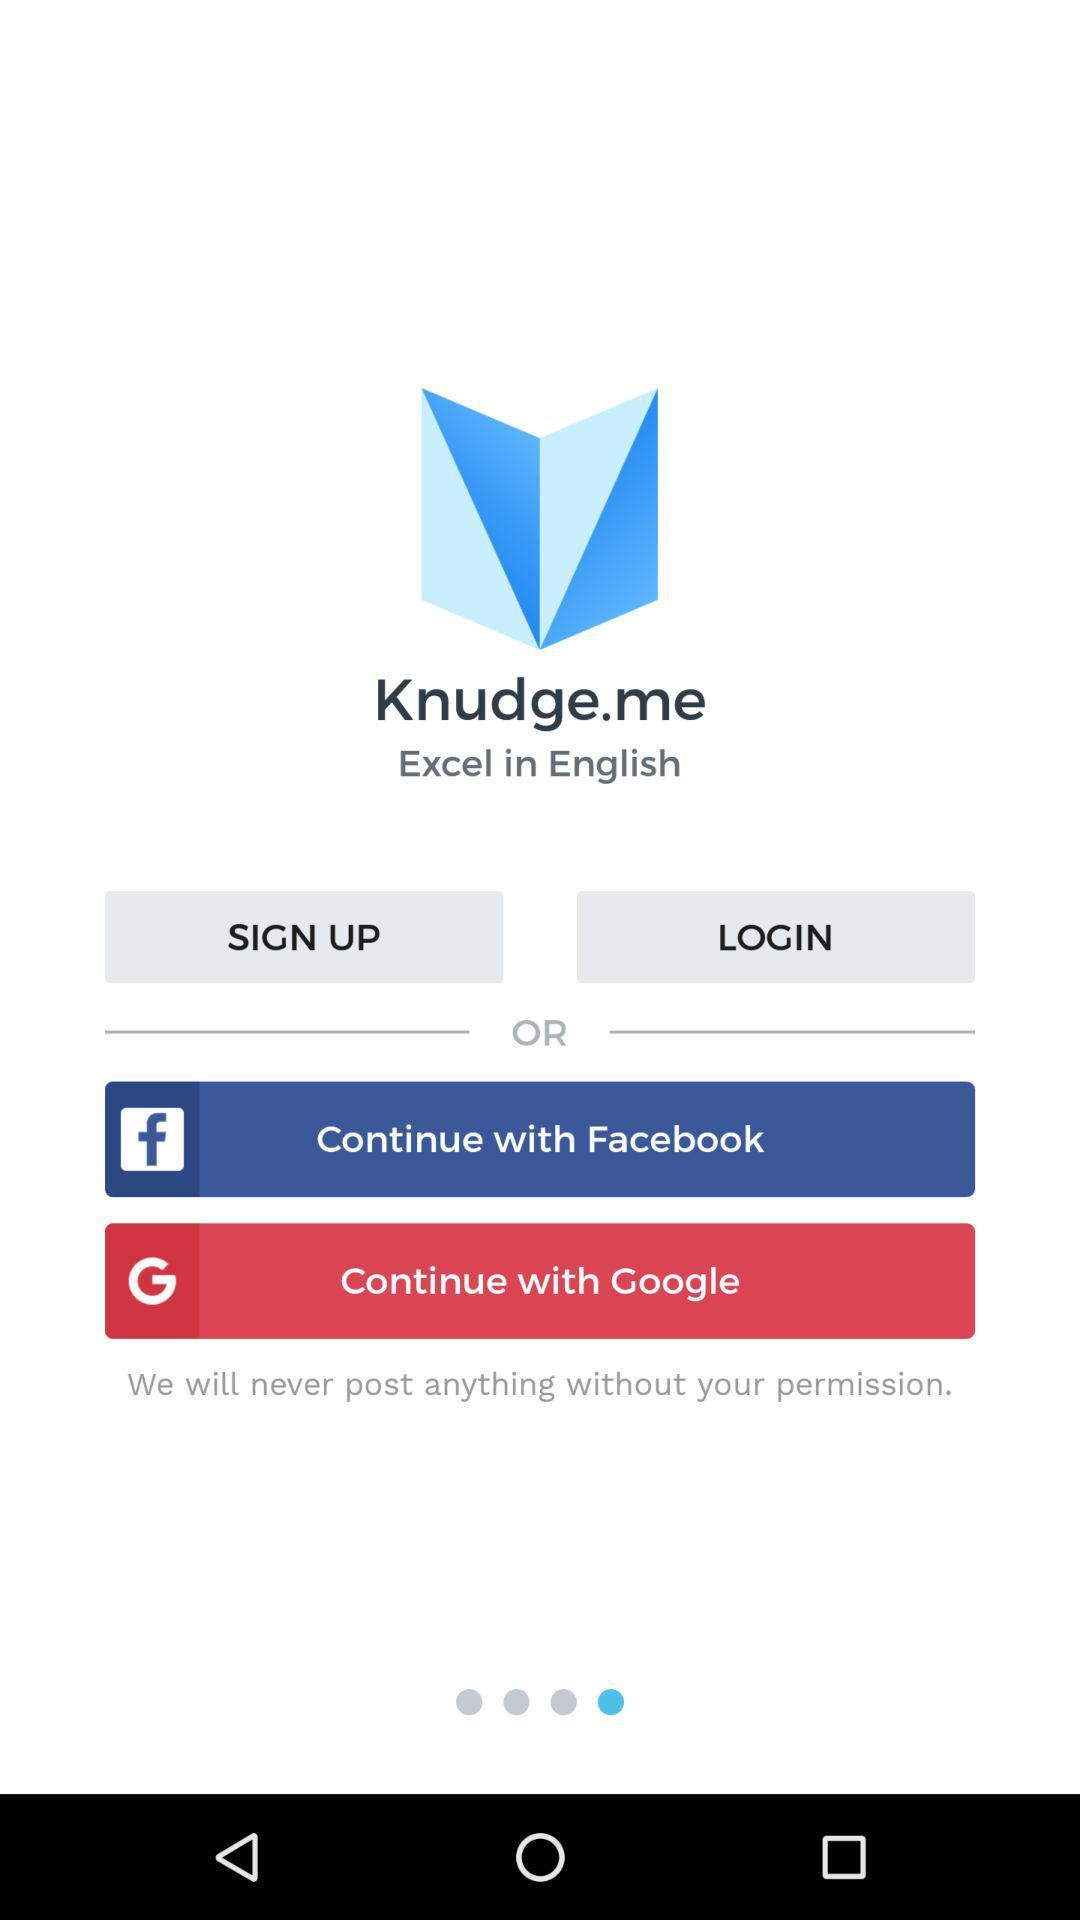 This screenshot has width=1080, height=1920. Describe the element at coordinates (304, 936) in the screenshot. I see `the sign up` at that location.